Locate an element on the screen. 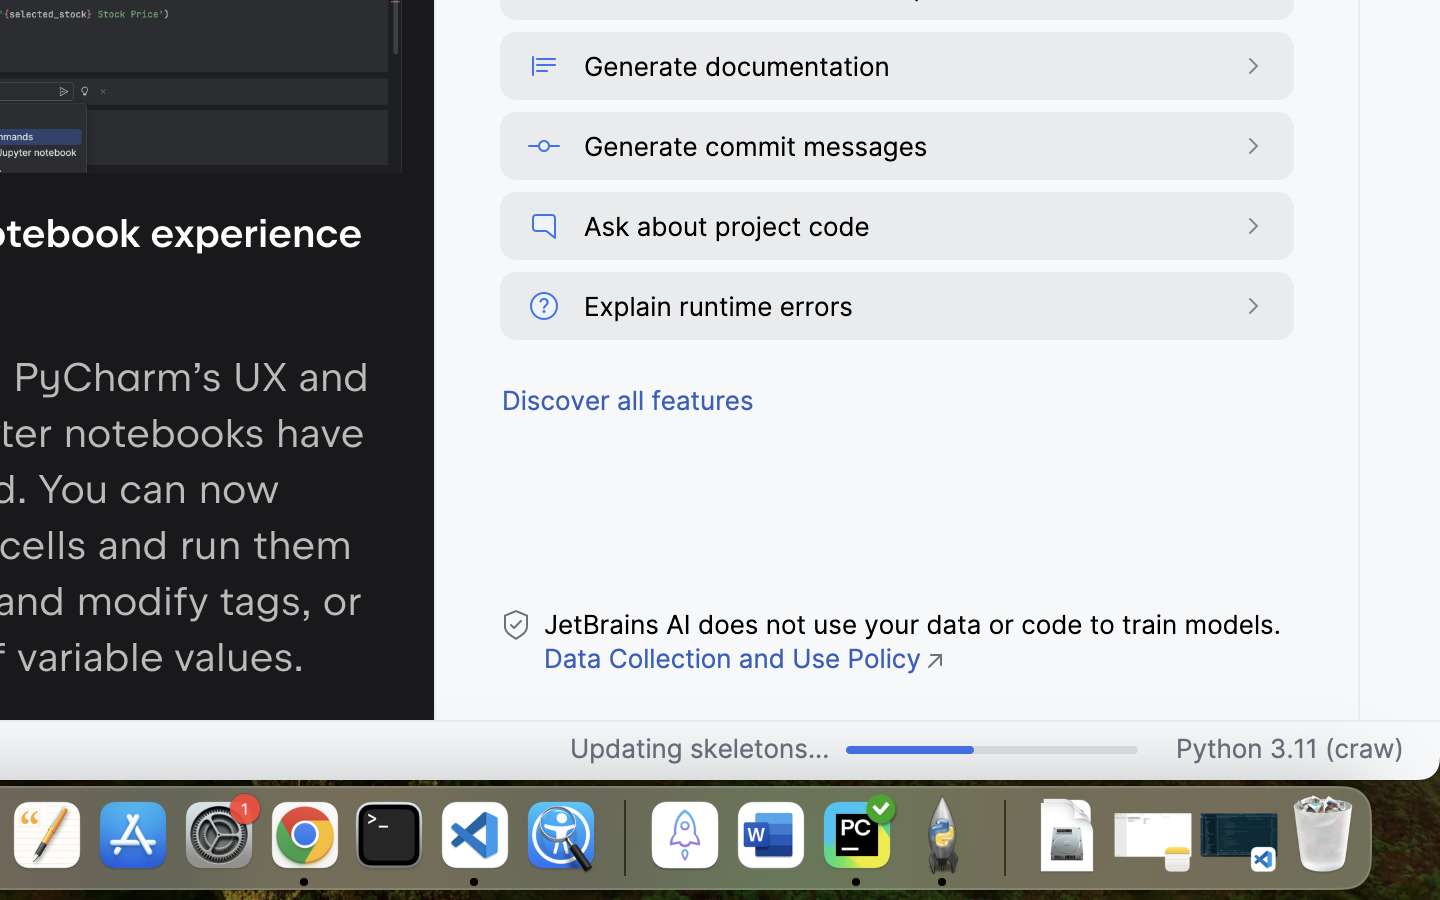  'Python 3.11 (craw)' is located at coordinates (1289, 749).